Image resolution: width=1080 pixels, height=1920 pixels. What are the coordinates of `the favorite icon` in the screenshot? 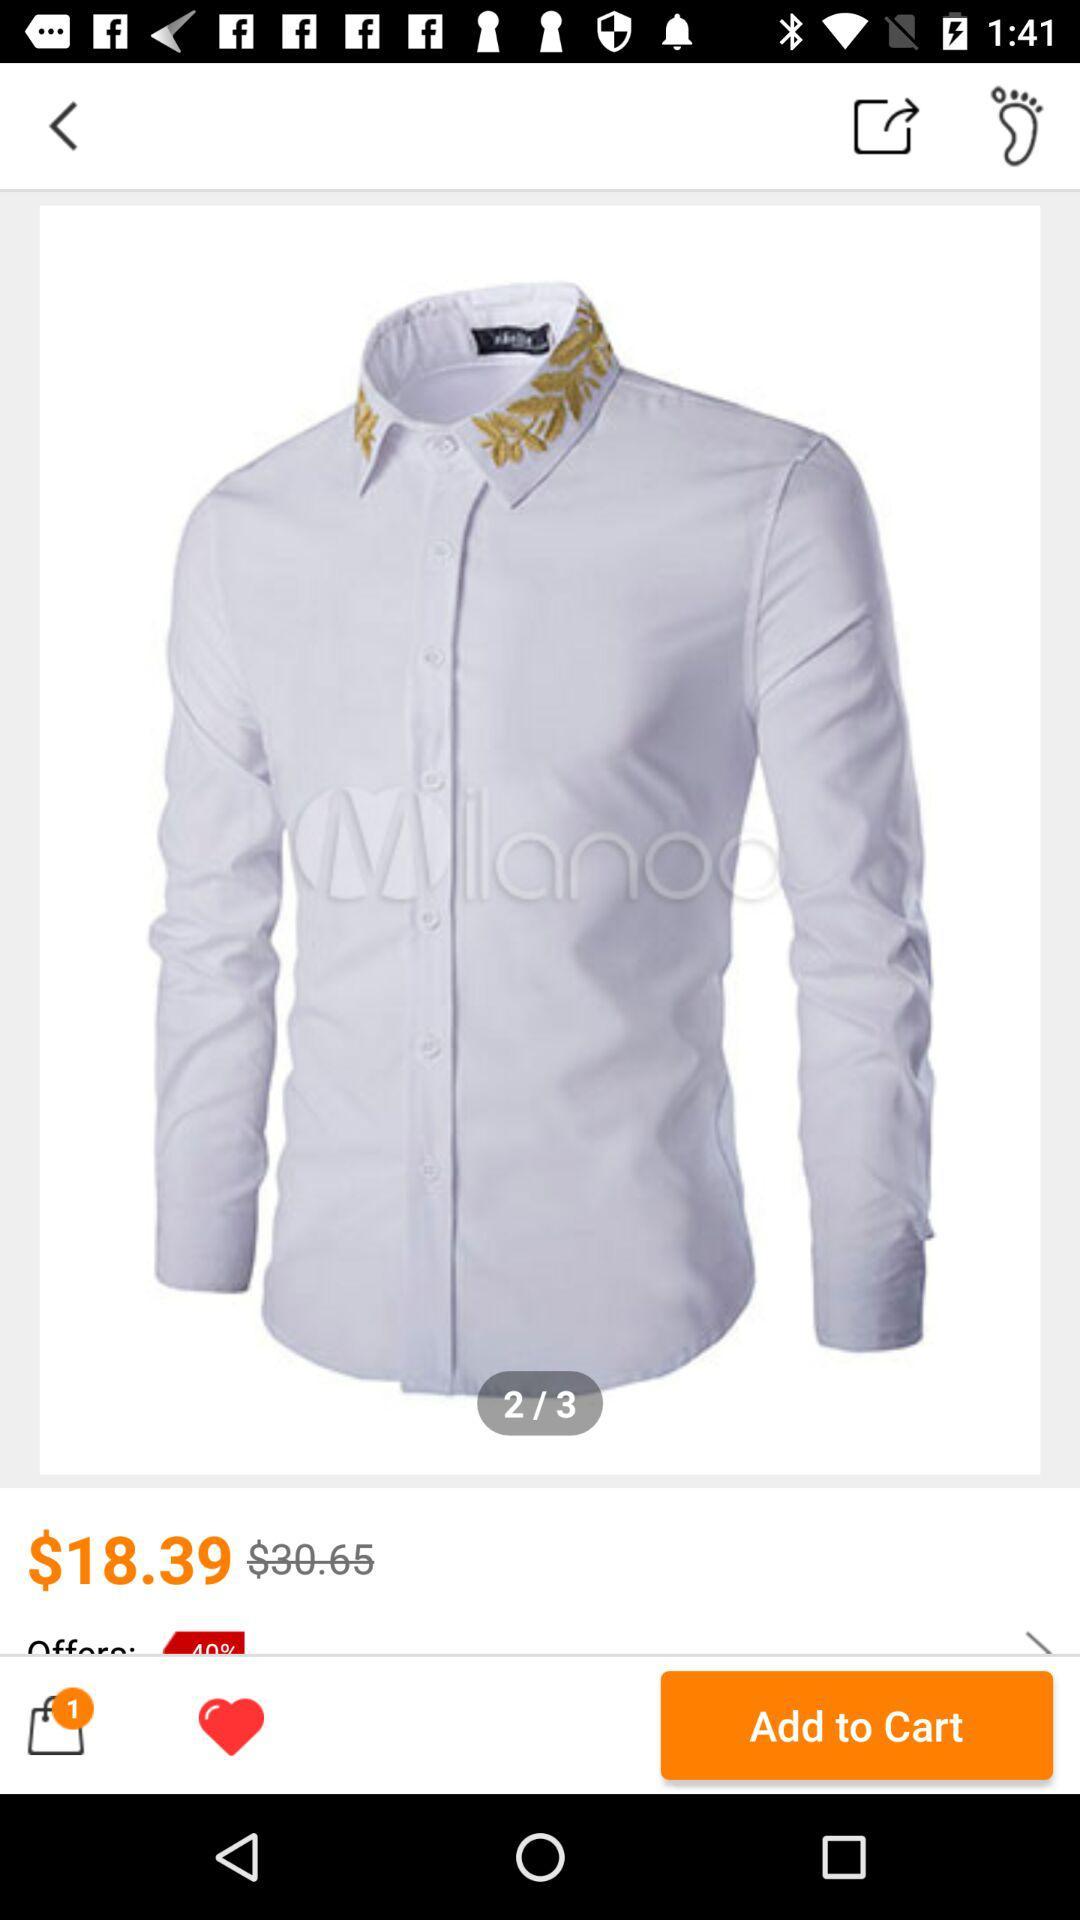 It's located at (230, 1724).